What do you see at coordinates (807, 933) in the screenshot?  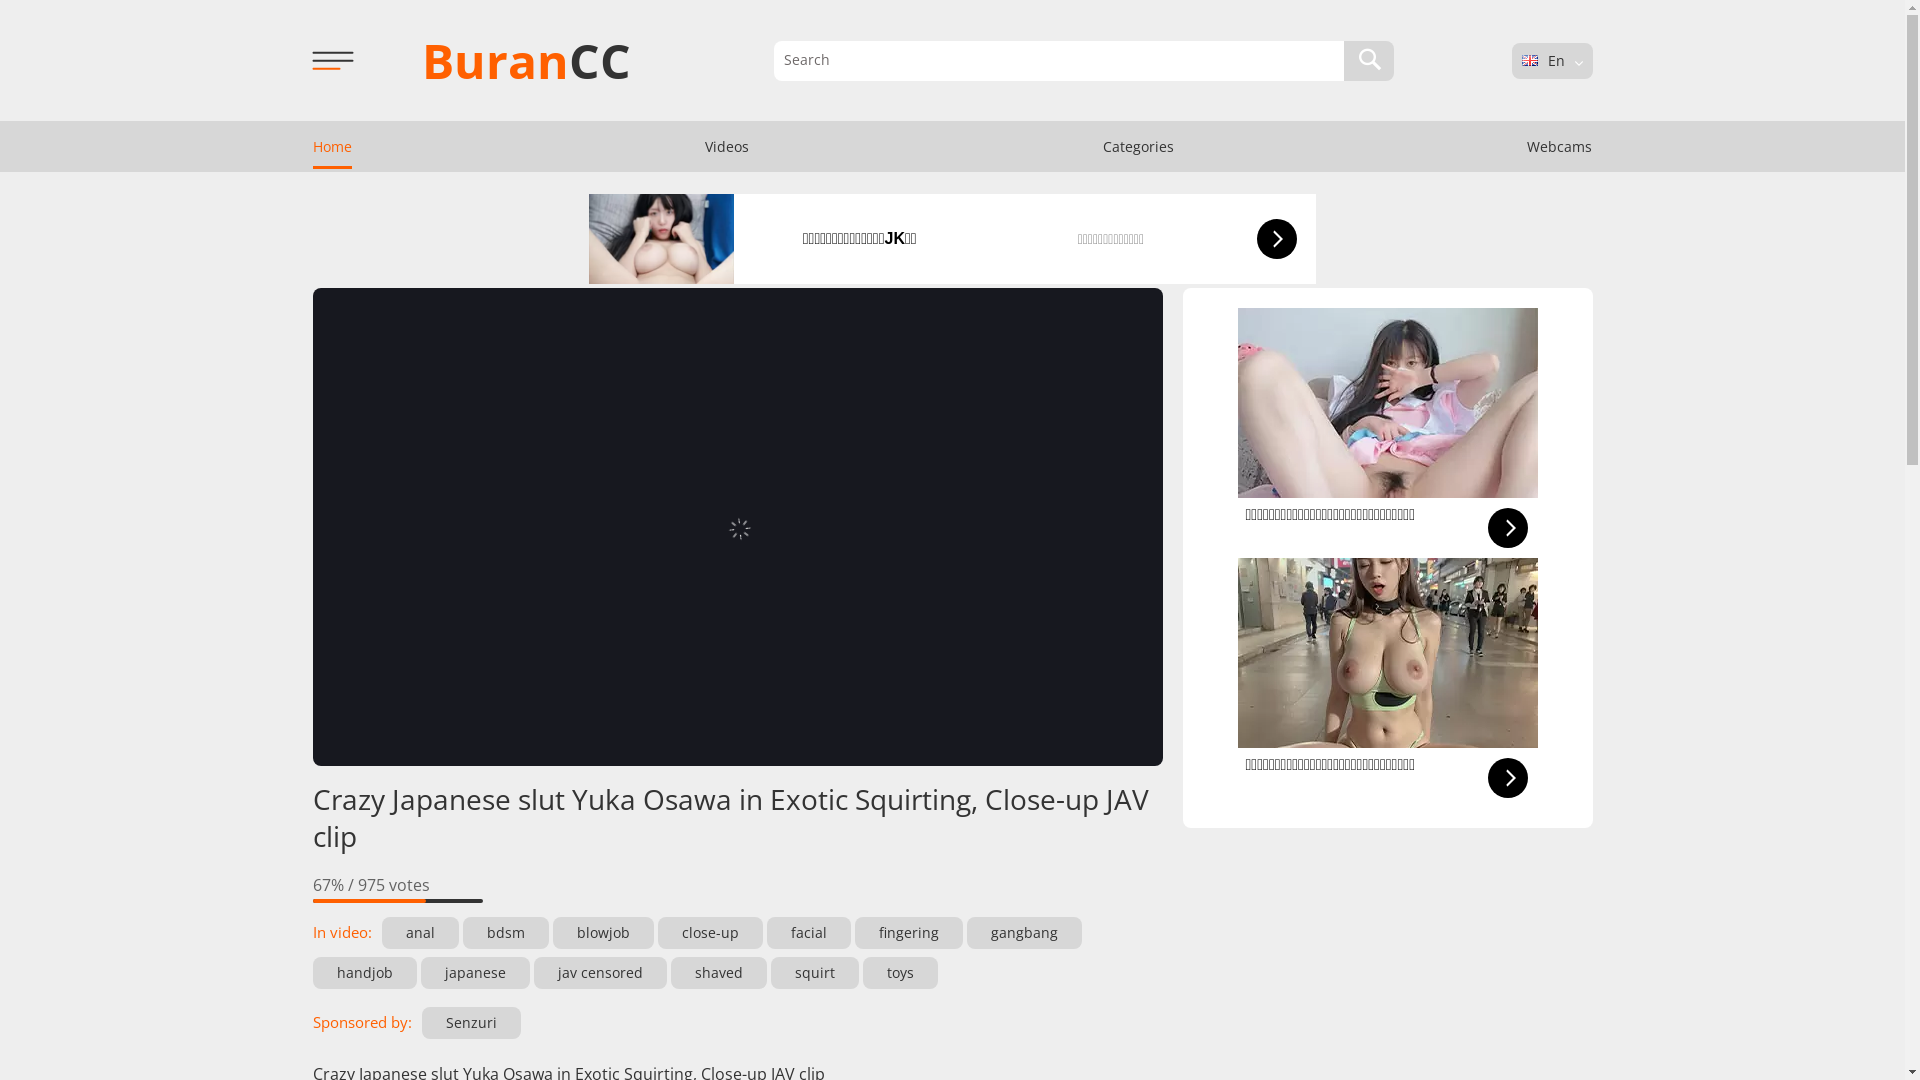 I see `'facial'` at bounding box center [807, 933].